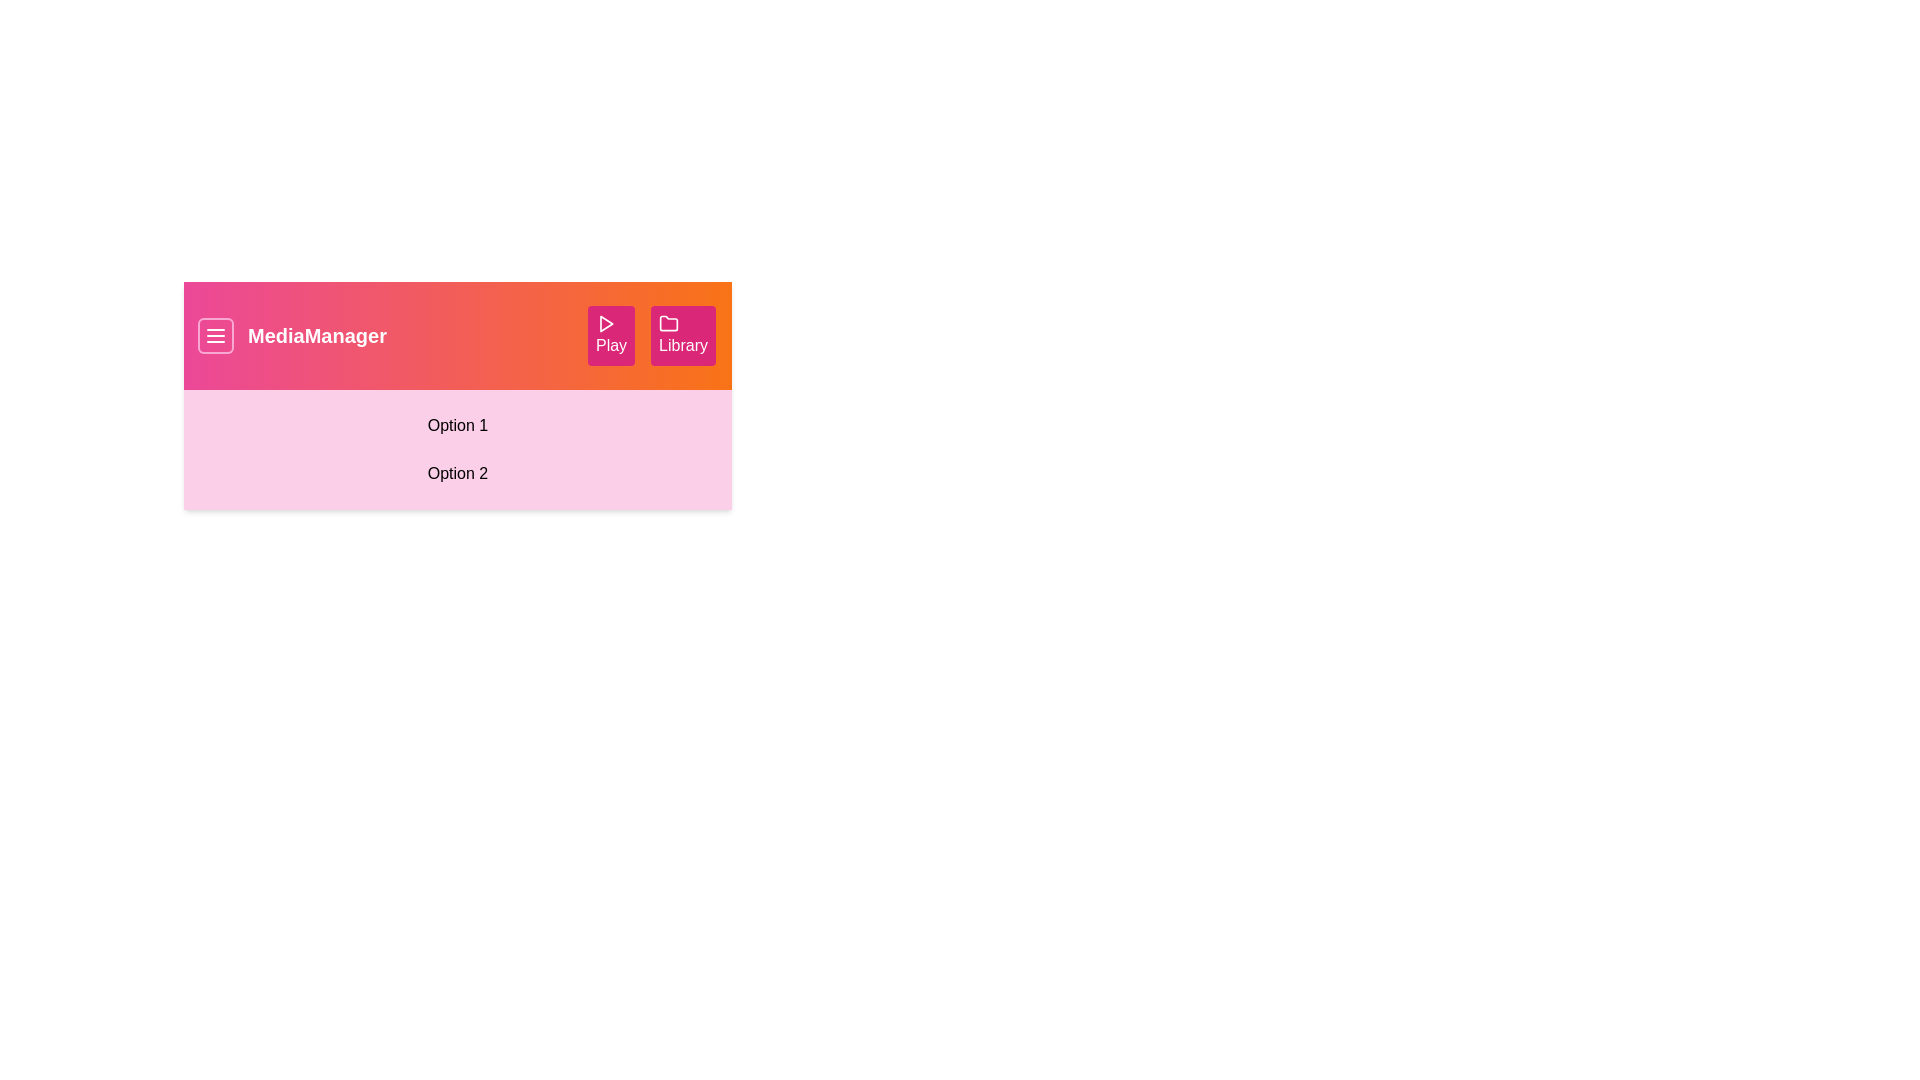 This screenshot has width=1920, height=1080. I want to click on the 'Library' button, so click(683, 334).